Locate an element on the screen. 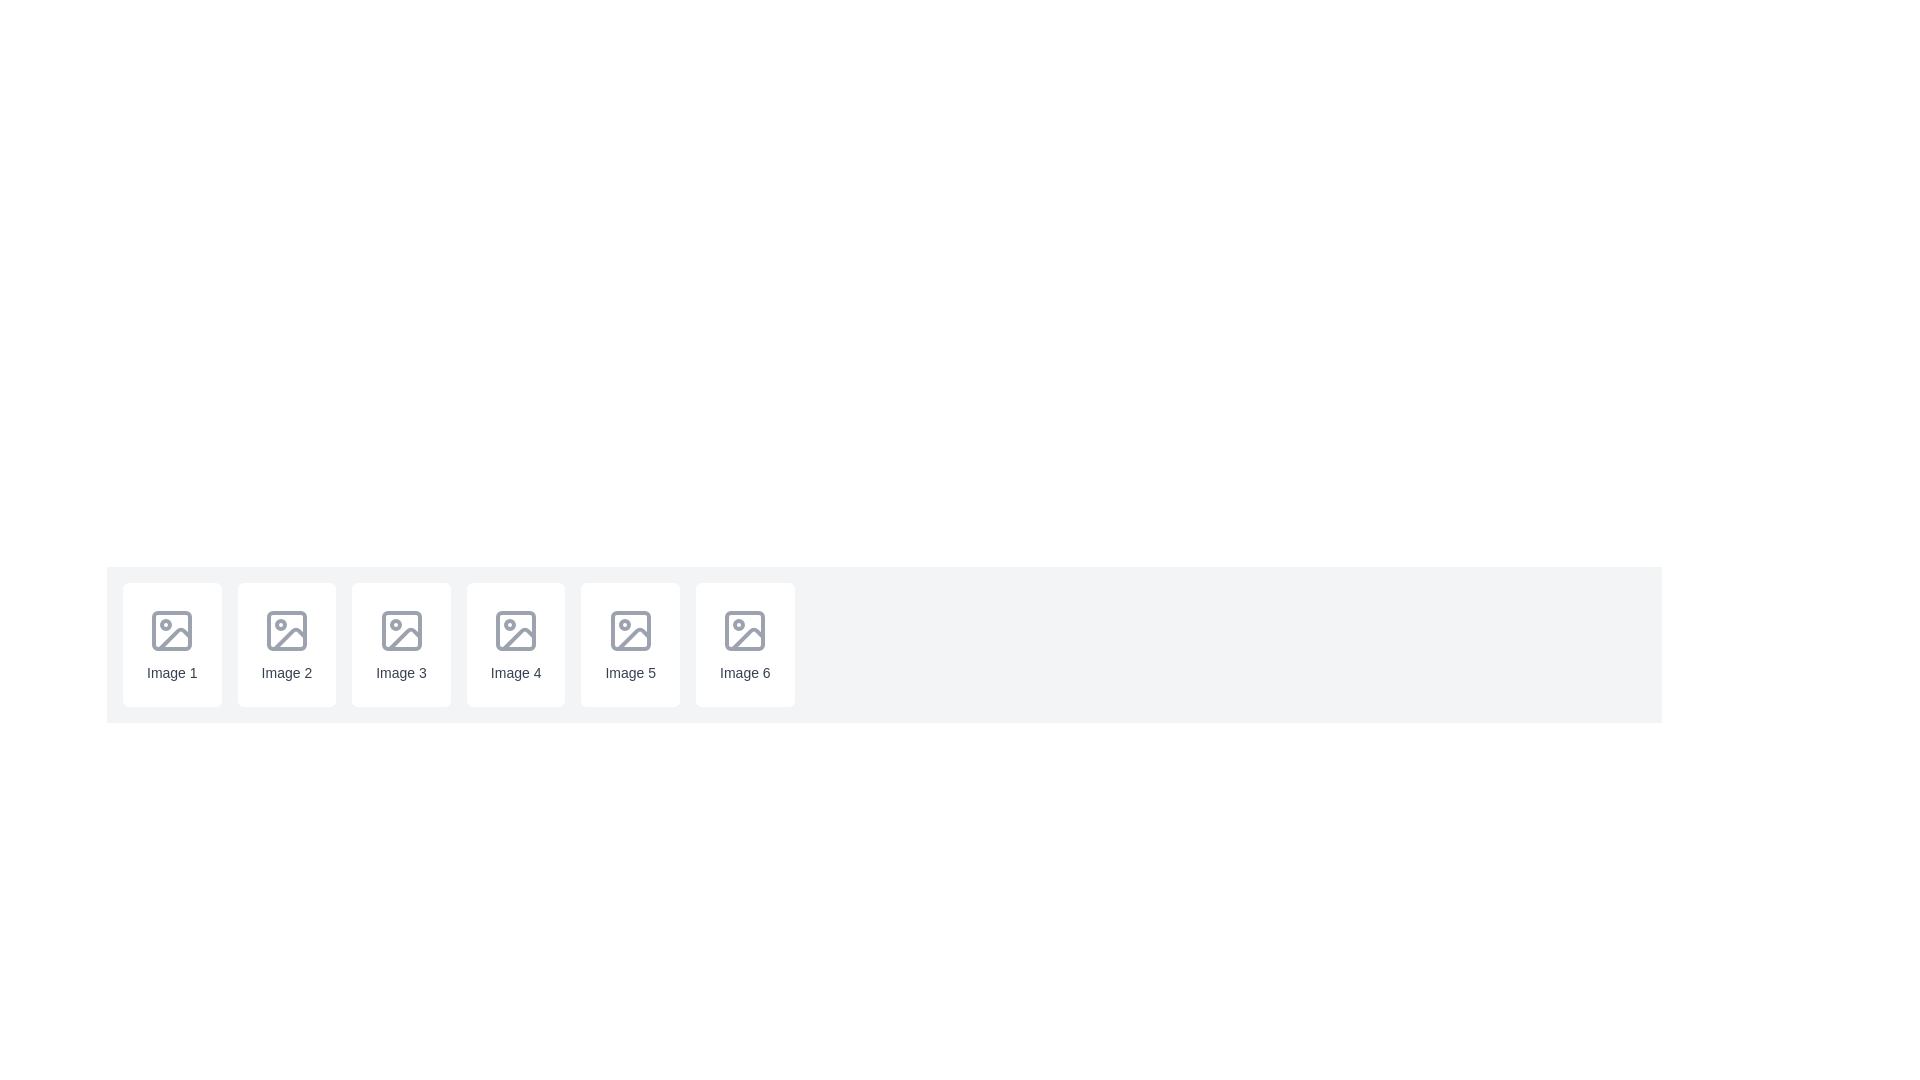 This screenshot has height=1080, width=1920. the icon depicting an image with a rectangular frame and a circular detail inside, located under the text label 'Image 2' in the second slot of a horizontal list of icons is located at coordinates (285, 631).